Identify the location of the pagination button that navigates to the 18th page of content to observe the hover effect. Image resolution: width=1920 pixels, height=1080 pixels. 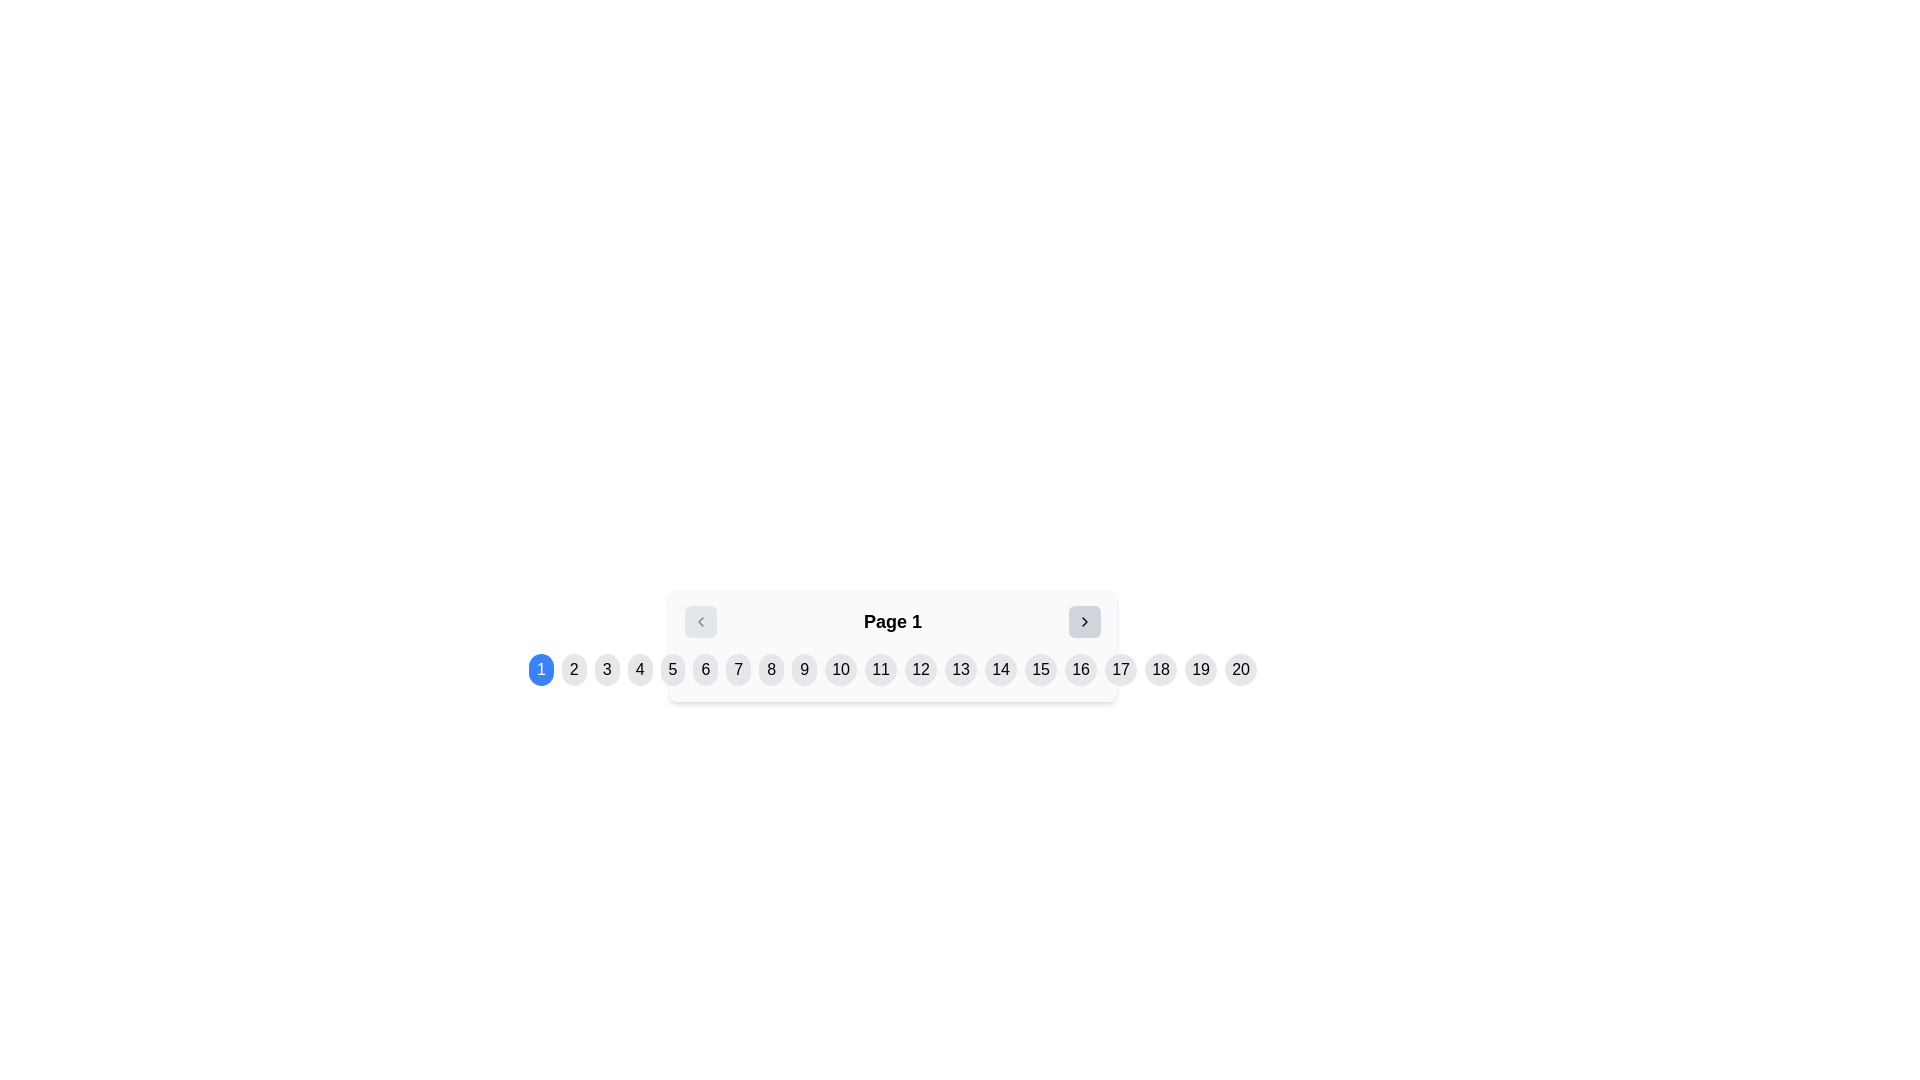
(1161, 670).